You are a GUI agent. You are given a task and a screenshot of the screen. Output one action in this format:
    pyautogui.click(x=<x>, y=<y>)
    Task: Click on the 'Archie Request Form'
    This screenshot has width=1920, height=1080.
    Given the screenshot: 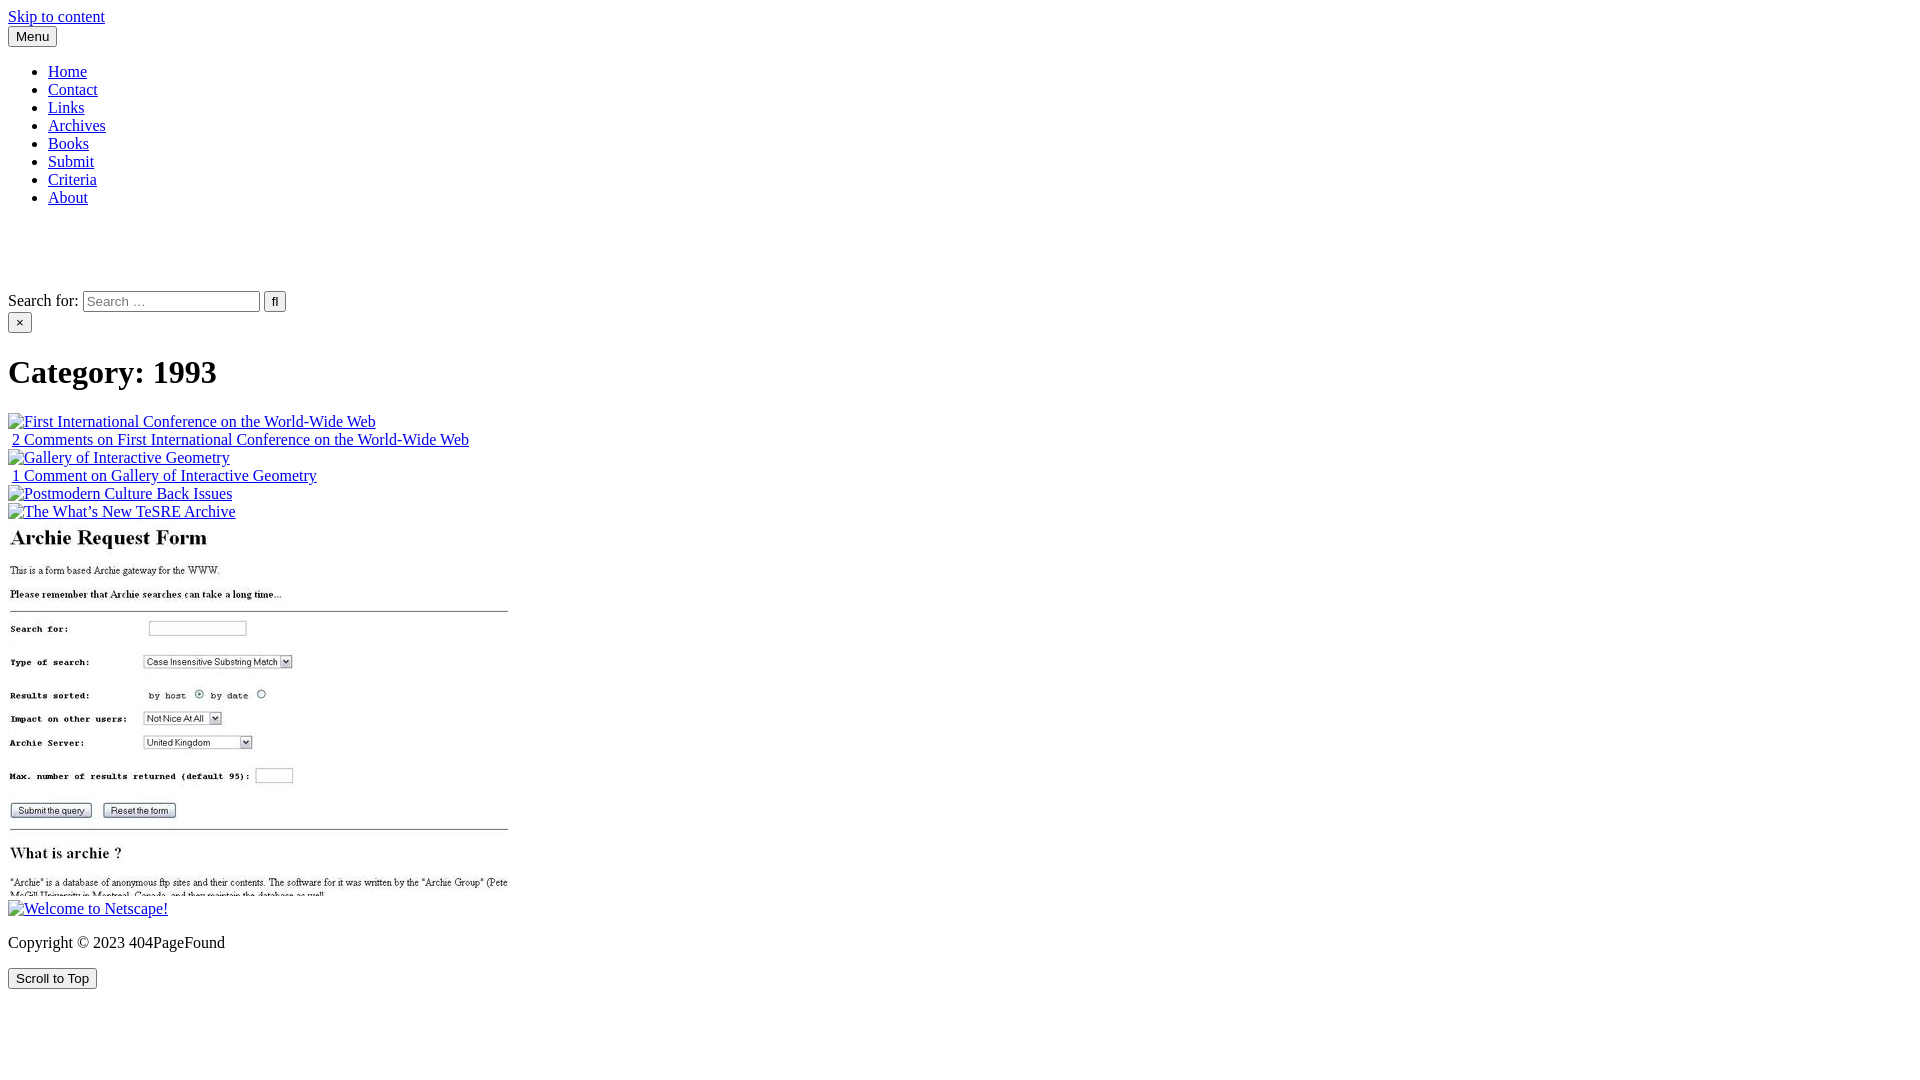 What is the action you would take?
    pyautogui.click(x=257, y=707)
    